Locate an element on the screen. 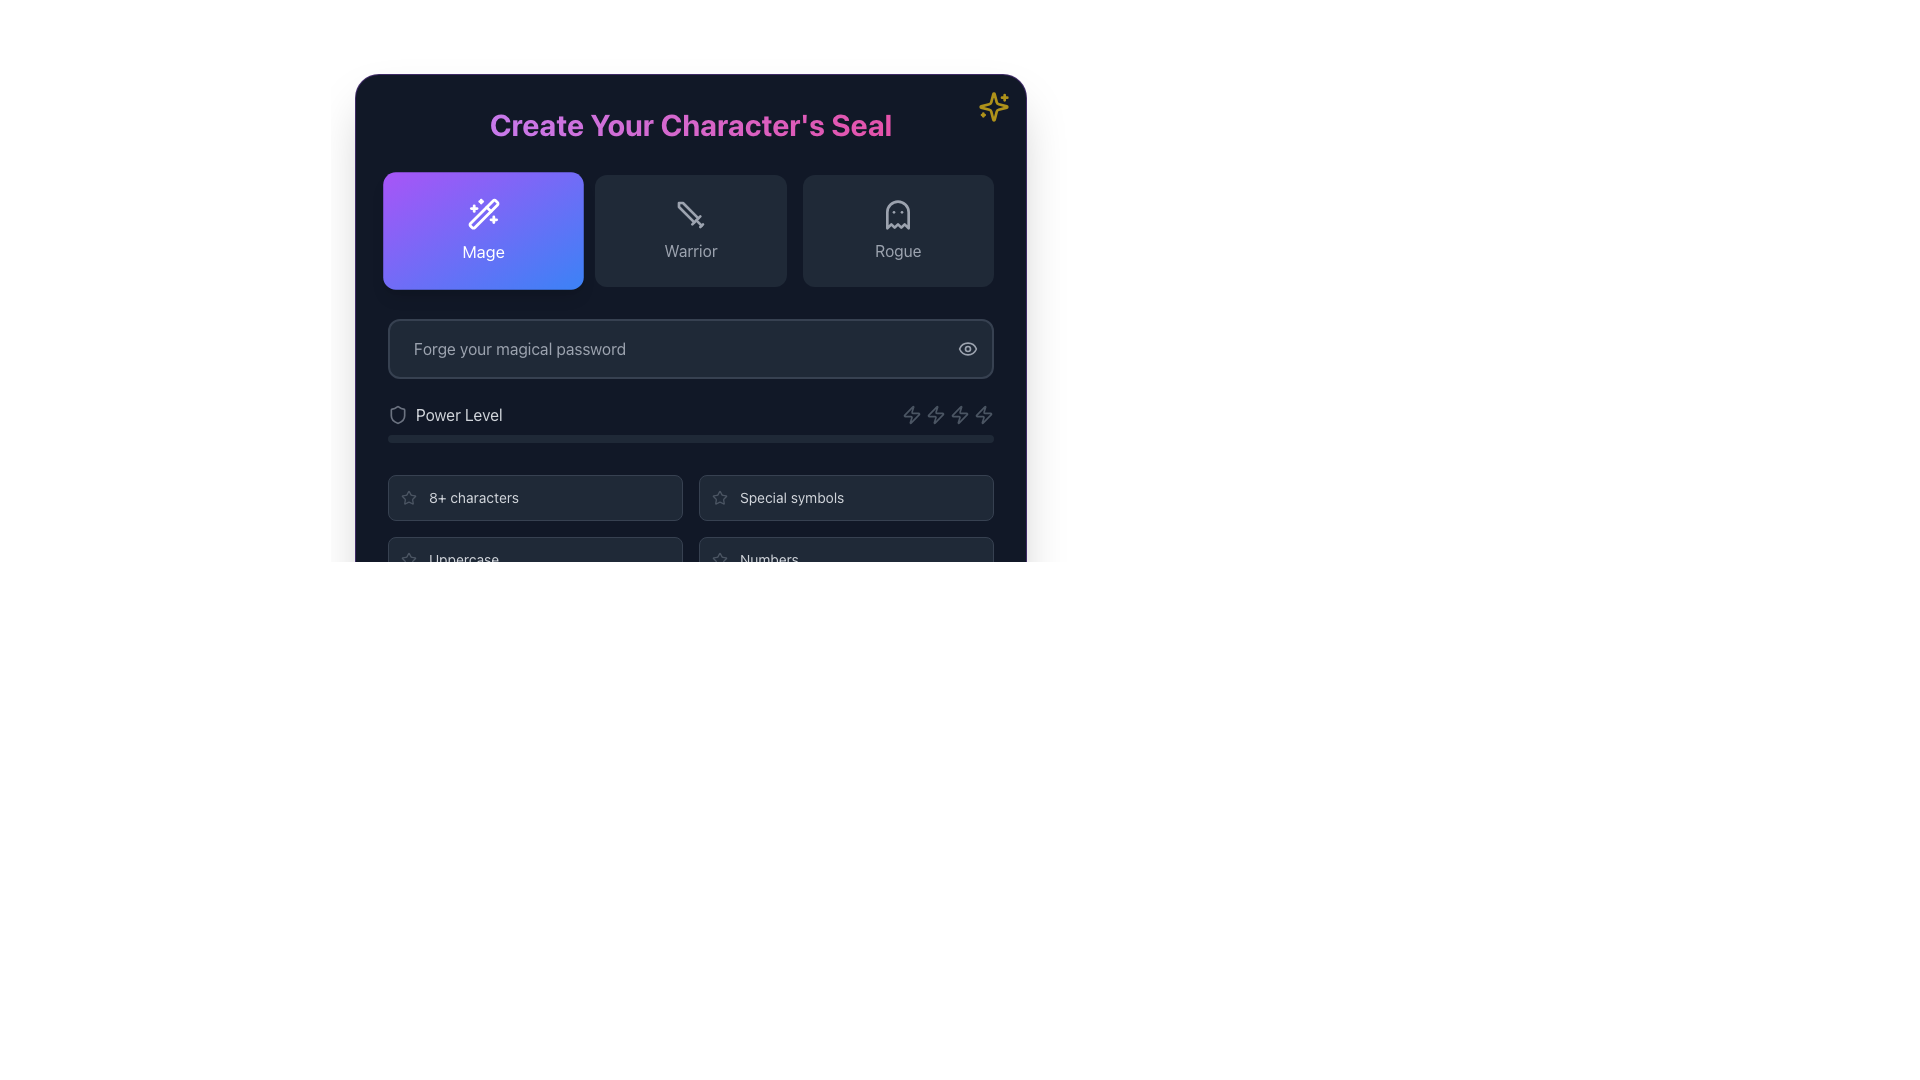  the decorative star icon located to the left of the 'Uppercase' label, which serves as a visual enhancement or status indicator is located at coordinates (407, 559).